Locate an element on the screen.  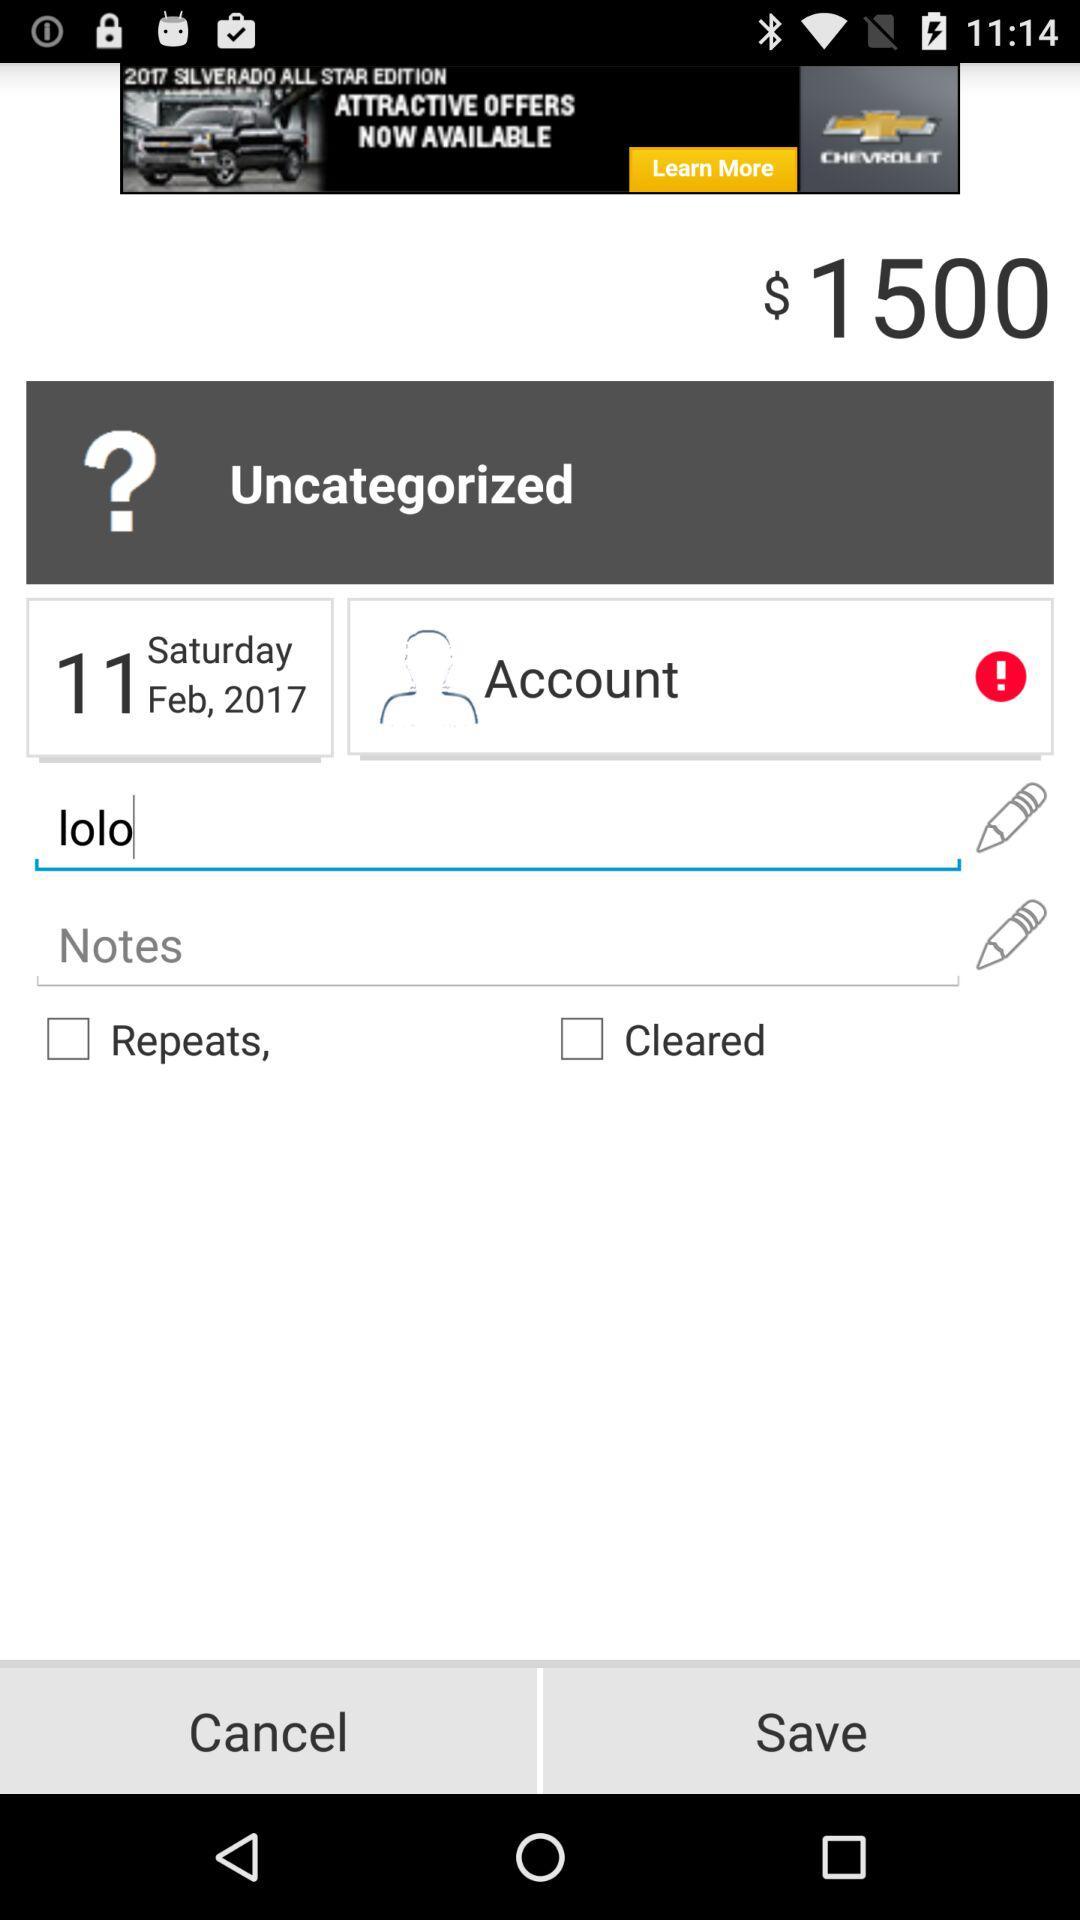
advertisement website is located at coordinates (540, 127).